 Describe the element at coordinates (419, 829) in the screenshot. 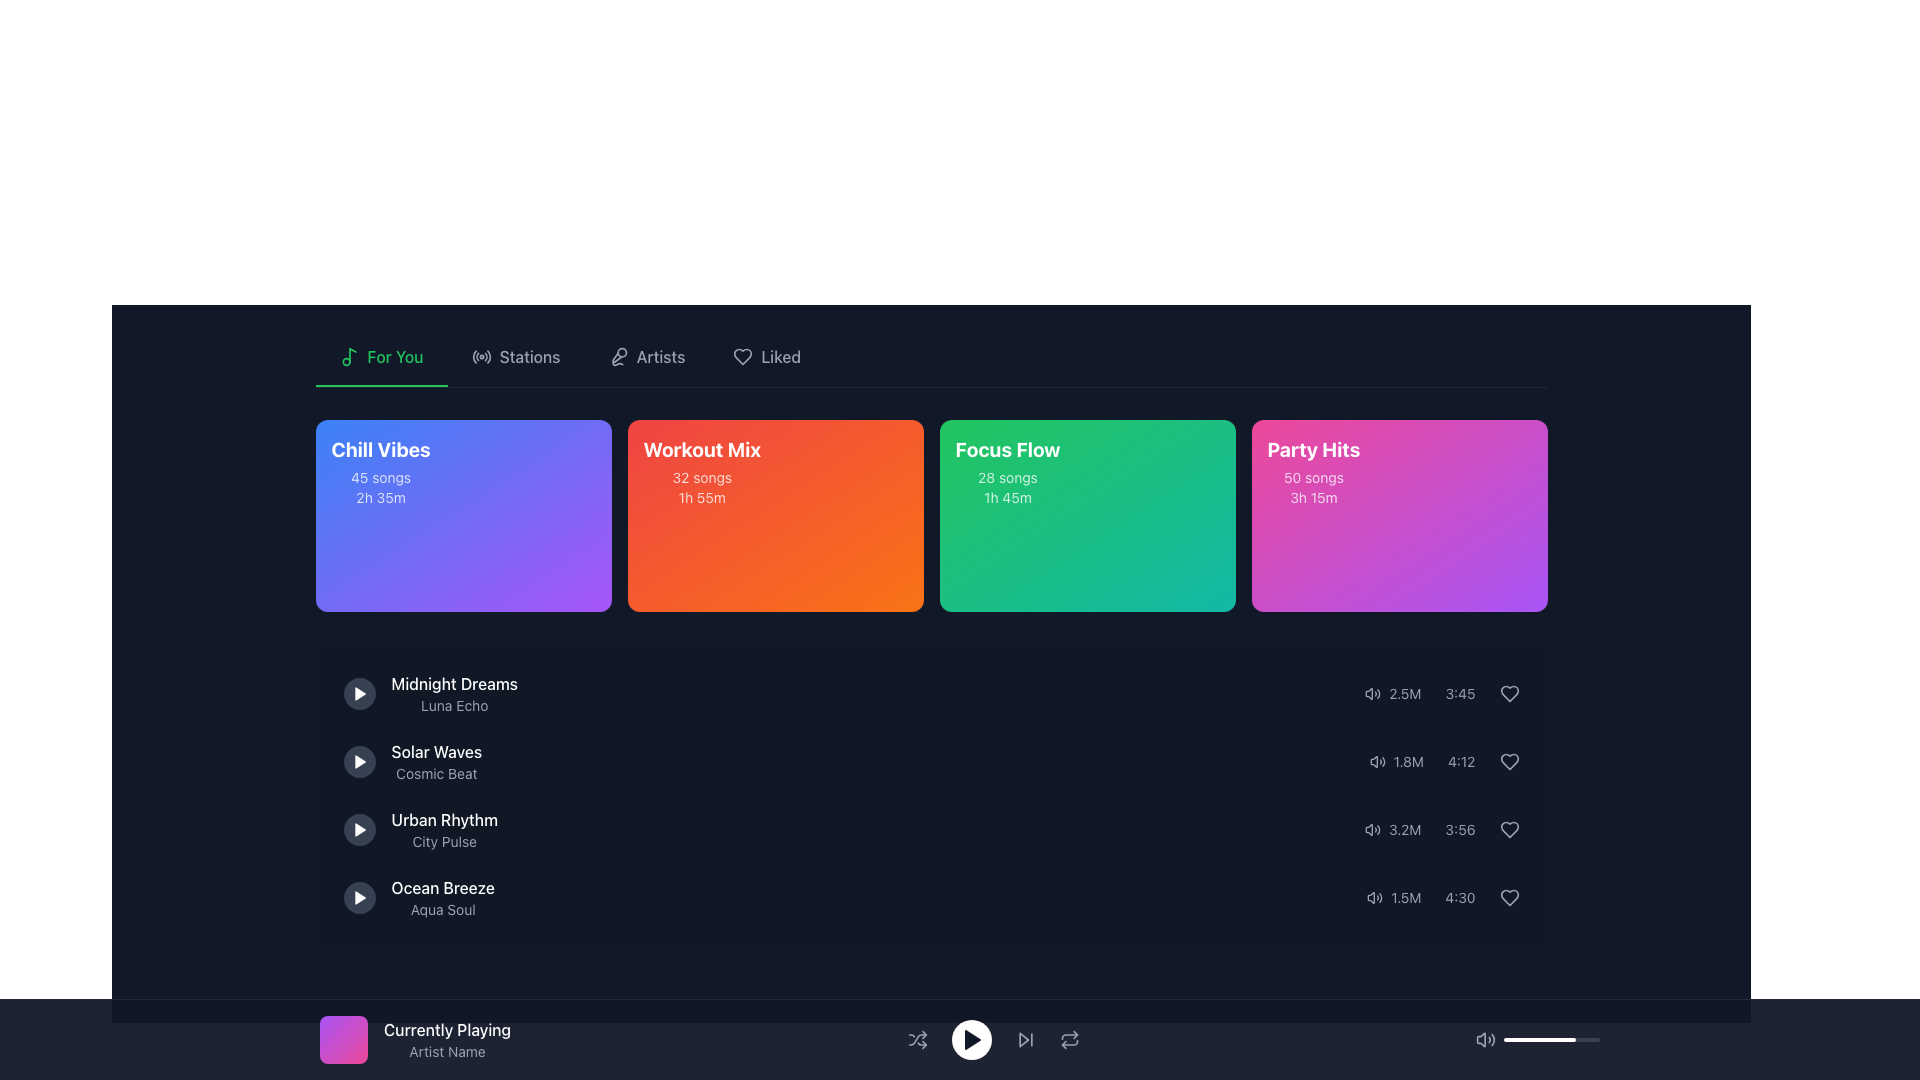

I see `the Text label displaying 'Urban Rhythm' by 'City Pulse', which is the third item in the vertical list of audio track entries` at that location.